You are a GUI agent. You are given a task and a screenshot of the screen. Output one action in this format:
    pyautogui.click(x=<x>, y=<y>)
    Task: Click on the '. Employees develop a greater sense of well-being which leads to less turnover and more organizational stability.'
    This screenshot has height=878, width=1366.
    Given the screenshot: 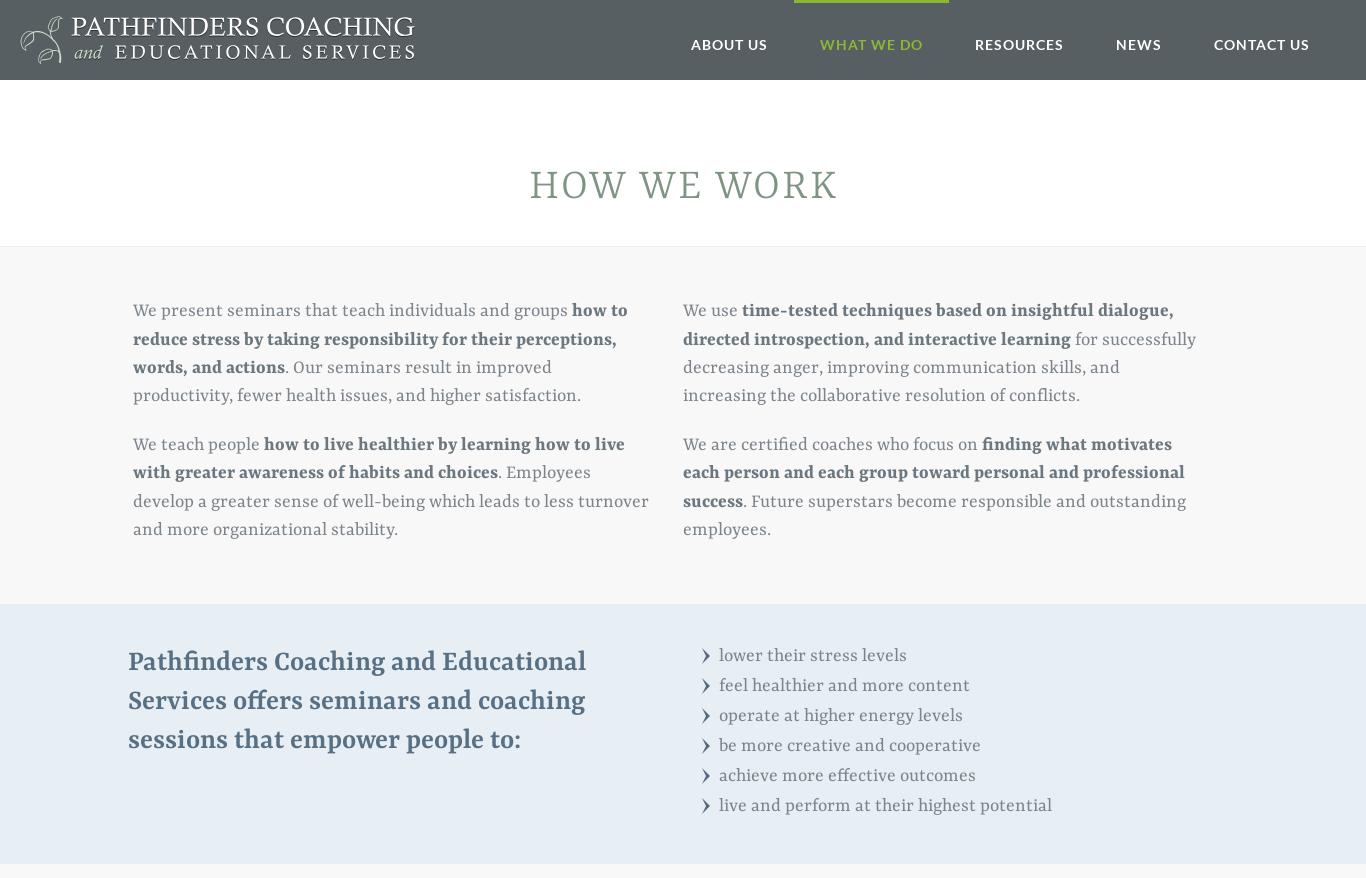 What is the action you would take?
    pyautogui.click(x=389, y=500)
    